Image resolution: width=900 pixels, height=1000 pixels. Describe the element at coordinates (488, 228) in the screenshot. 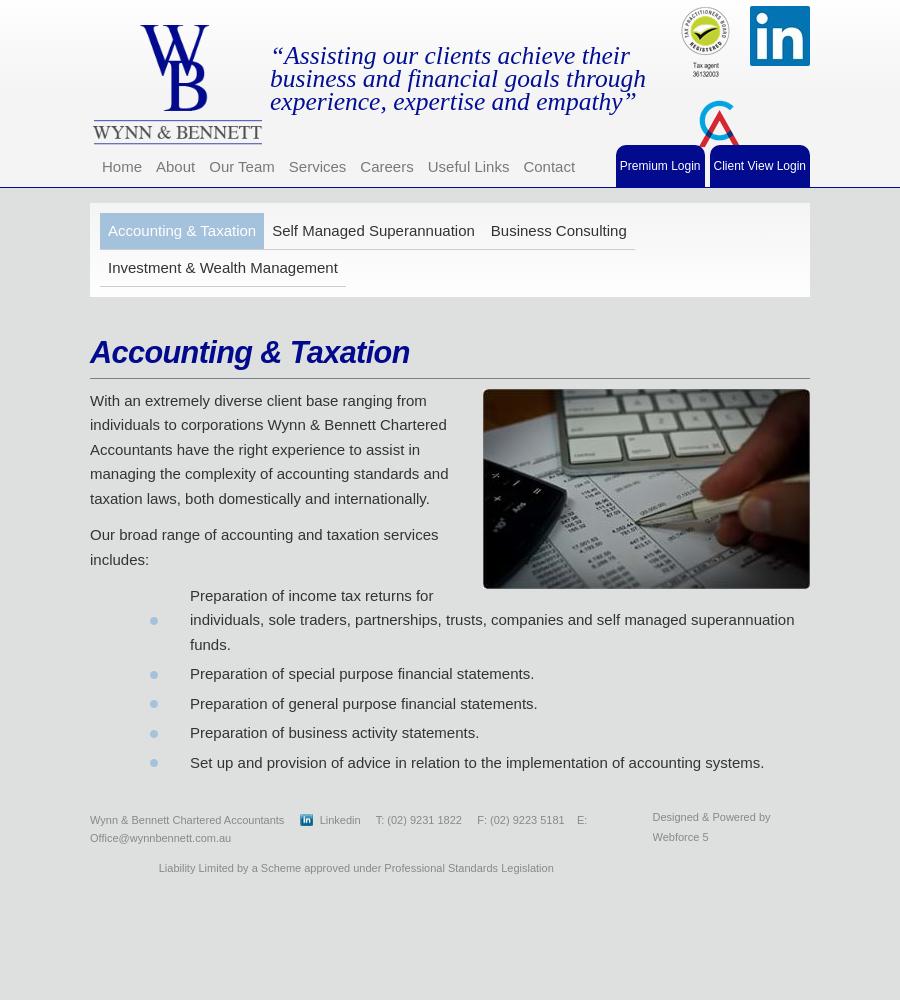

I see `'Business Consulting'` at that location.